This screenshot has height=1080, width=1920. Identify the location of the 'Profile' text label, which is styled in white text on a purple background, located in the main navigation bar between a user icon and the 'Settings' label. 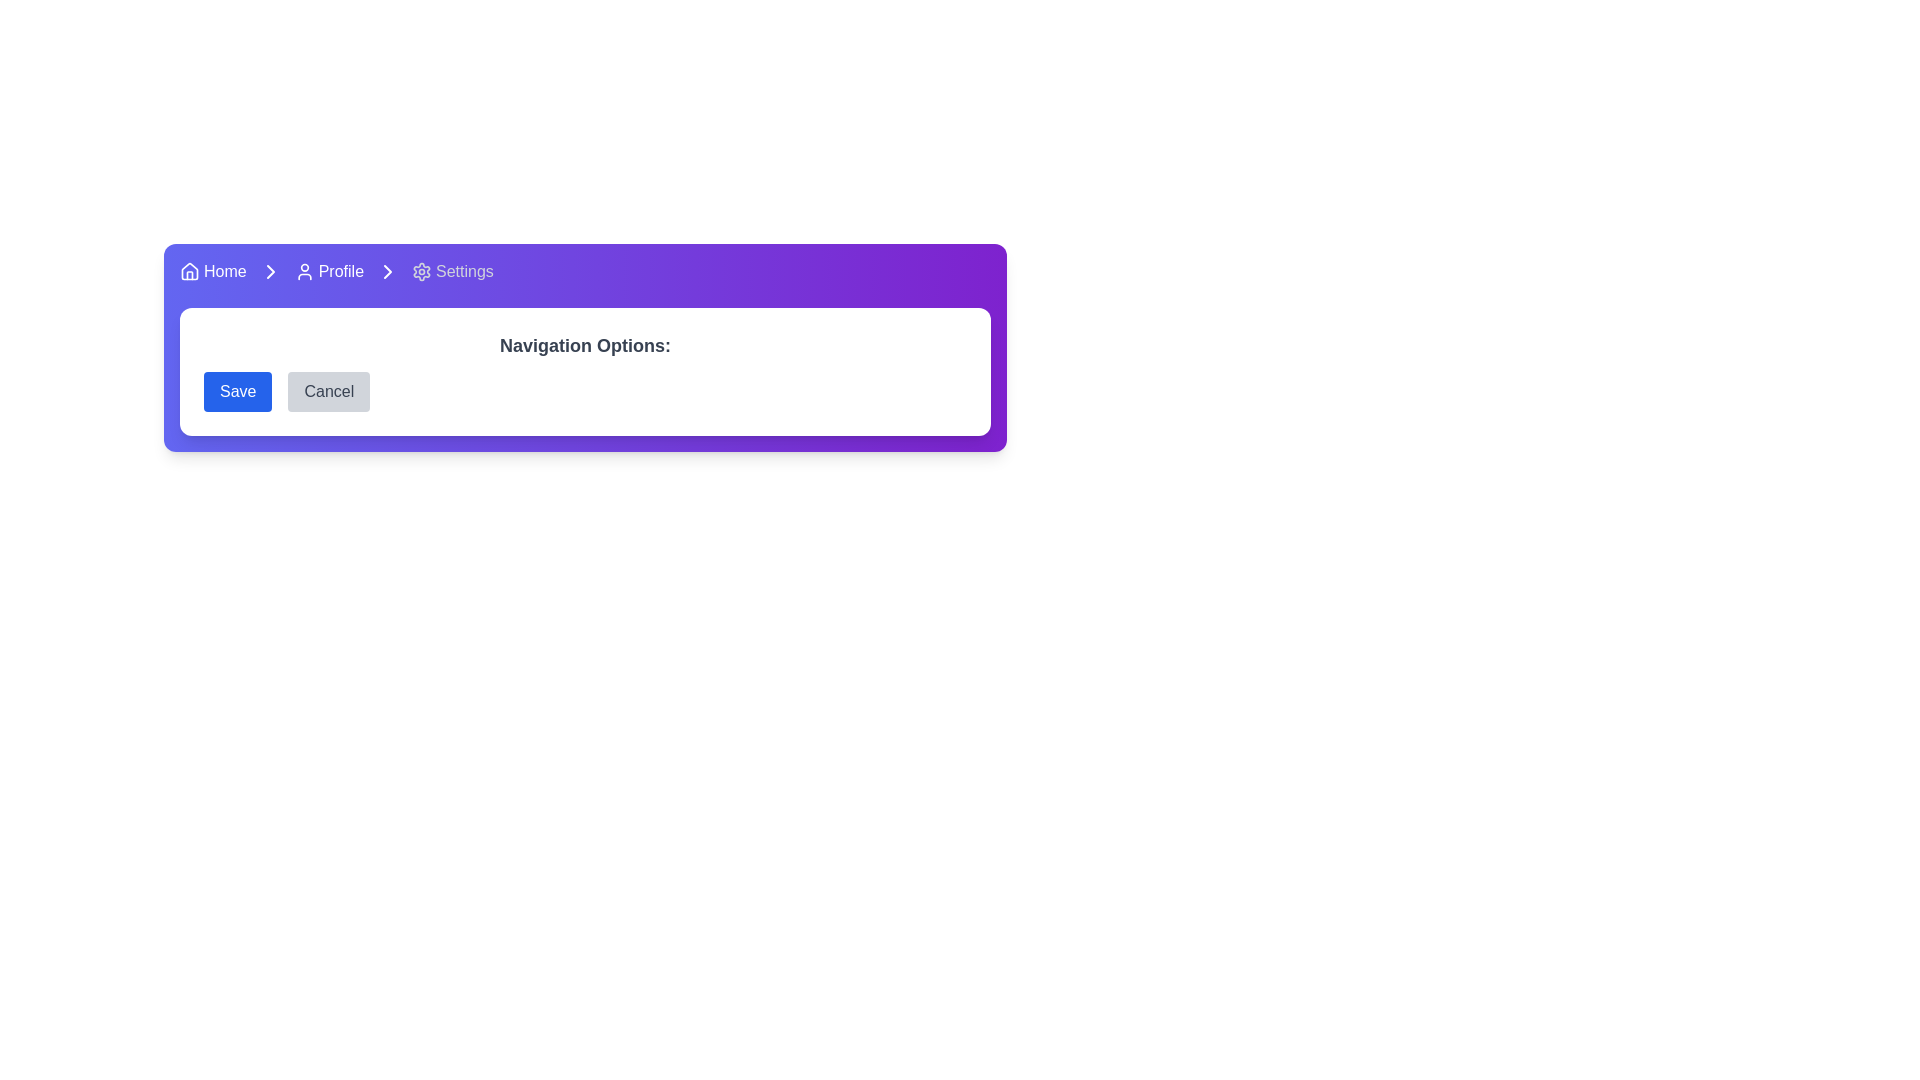
(341, 272).